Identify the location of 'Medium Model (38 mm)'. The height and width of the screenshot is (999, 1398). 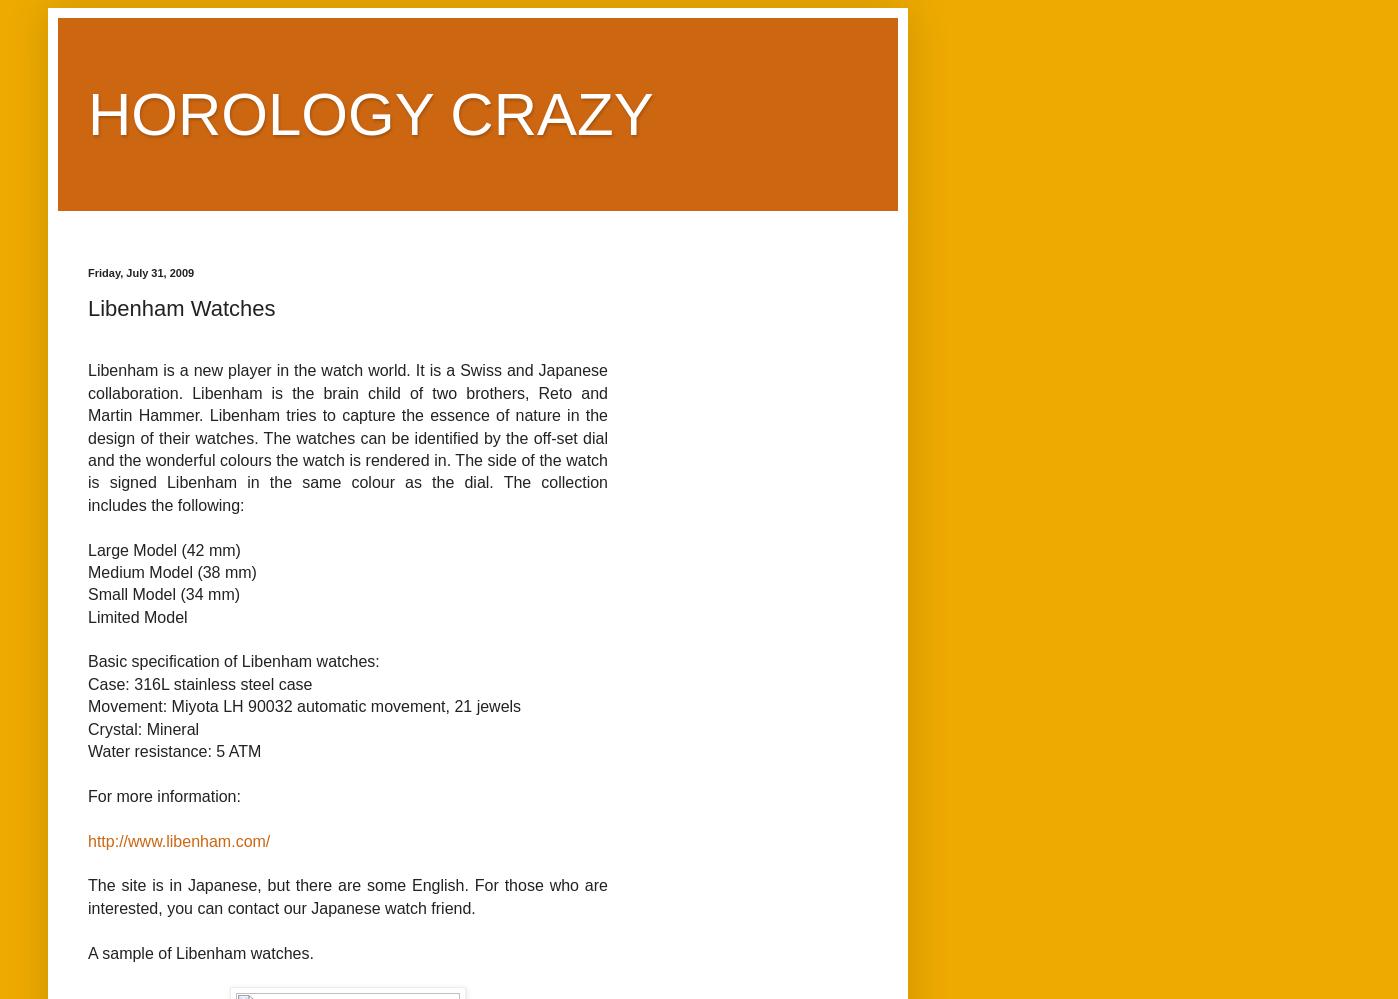
(171, 571).